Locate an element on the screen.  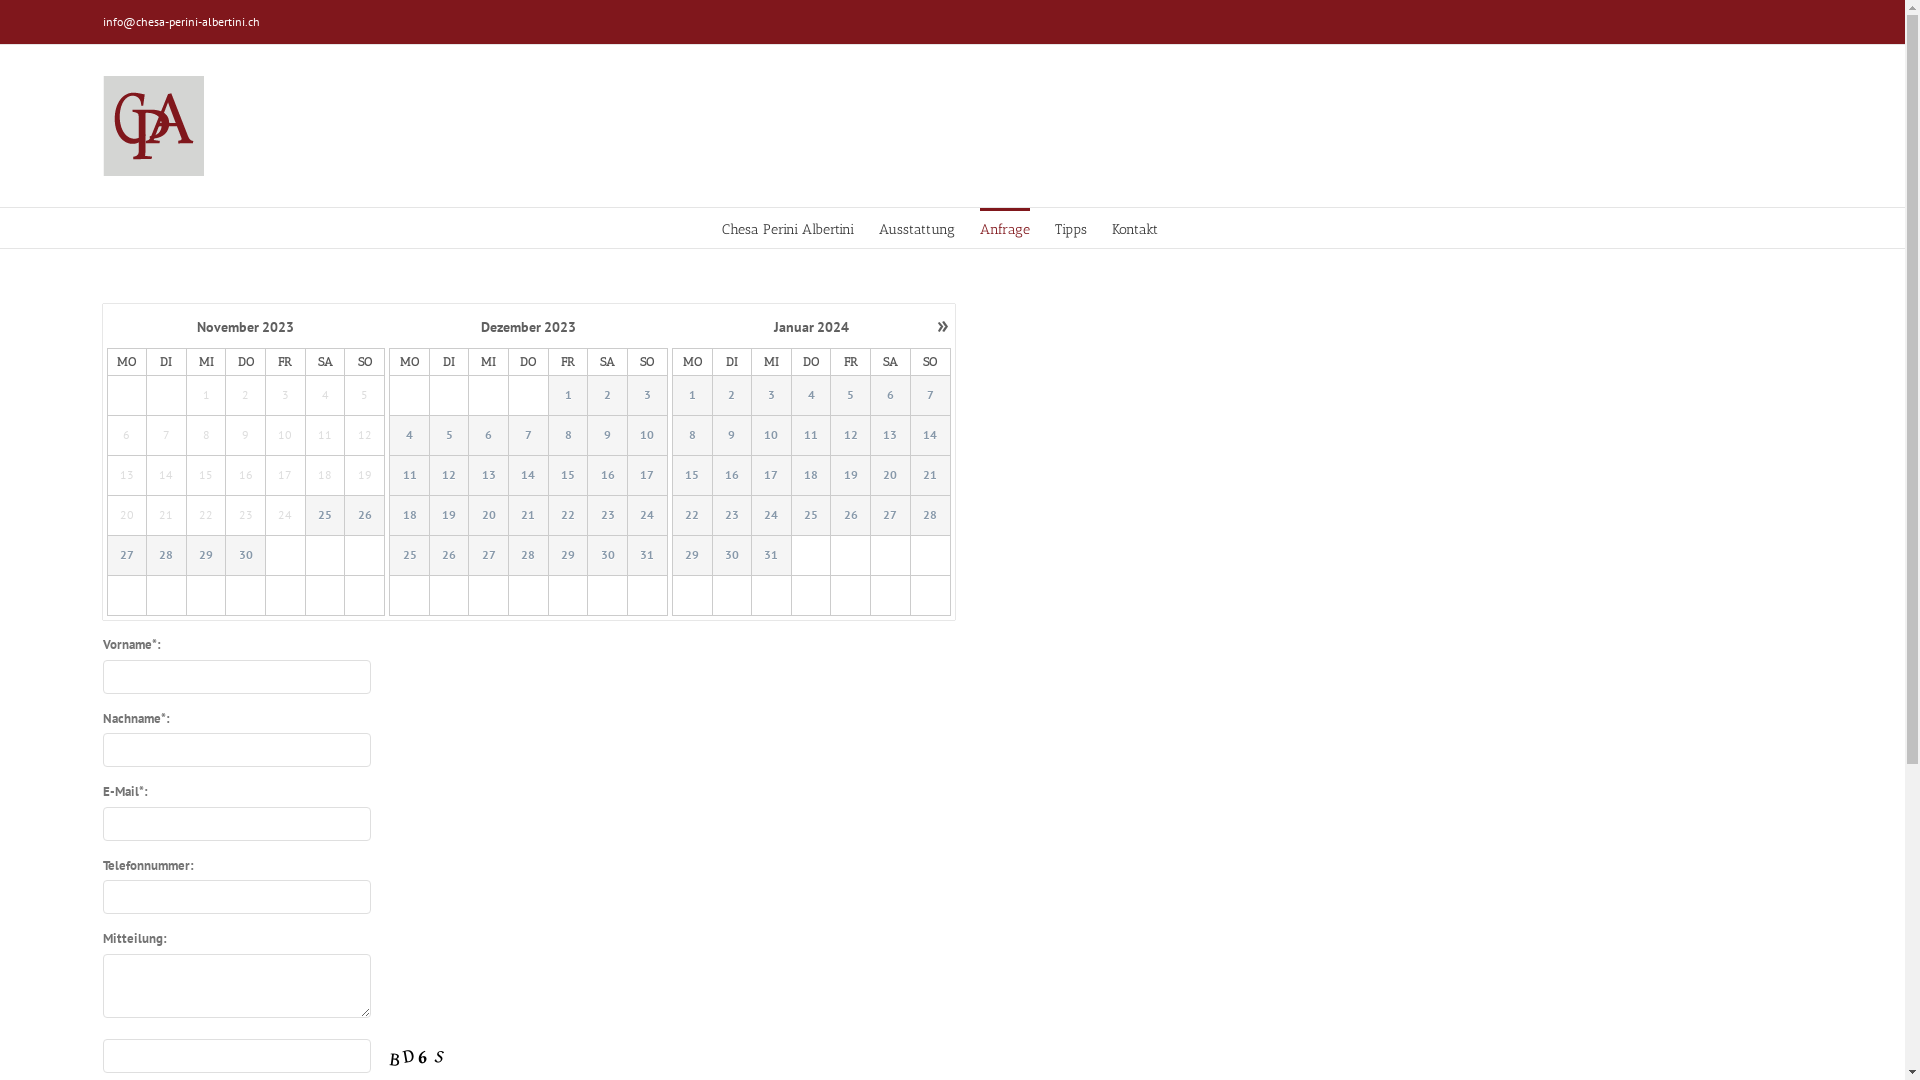
'info@chesa-perini-albertini.ch' is located at coordinates (180, 21).